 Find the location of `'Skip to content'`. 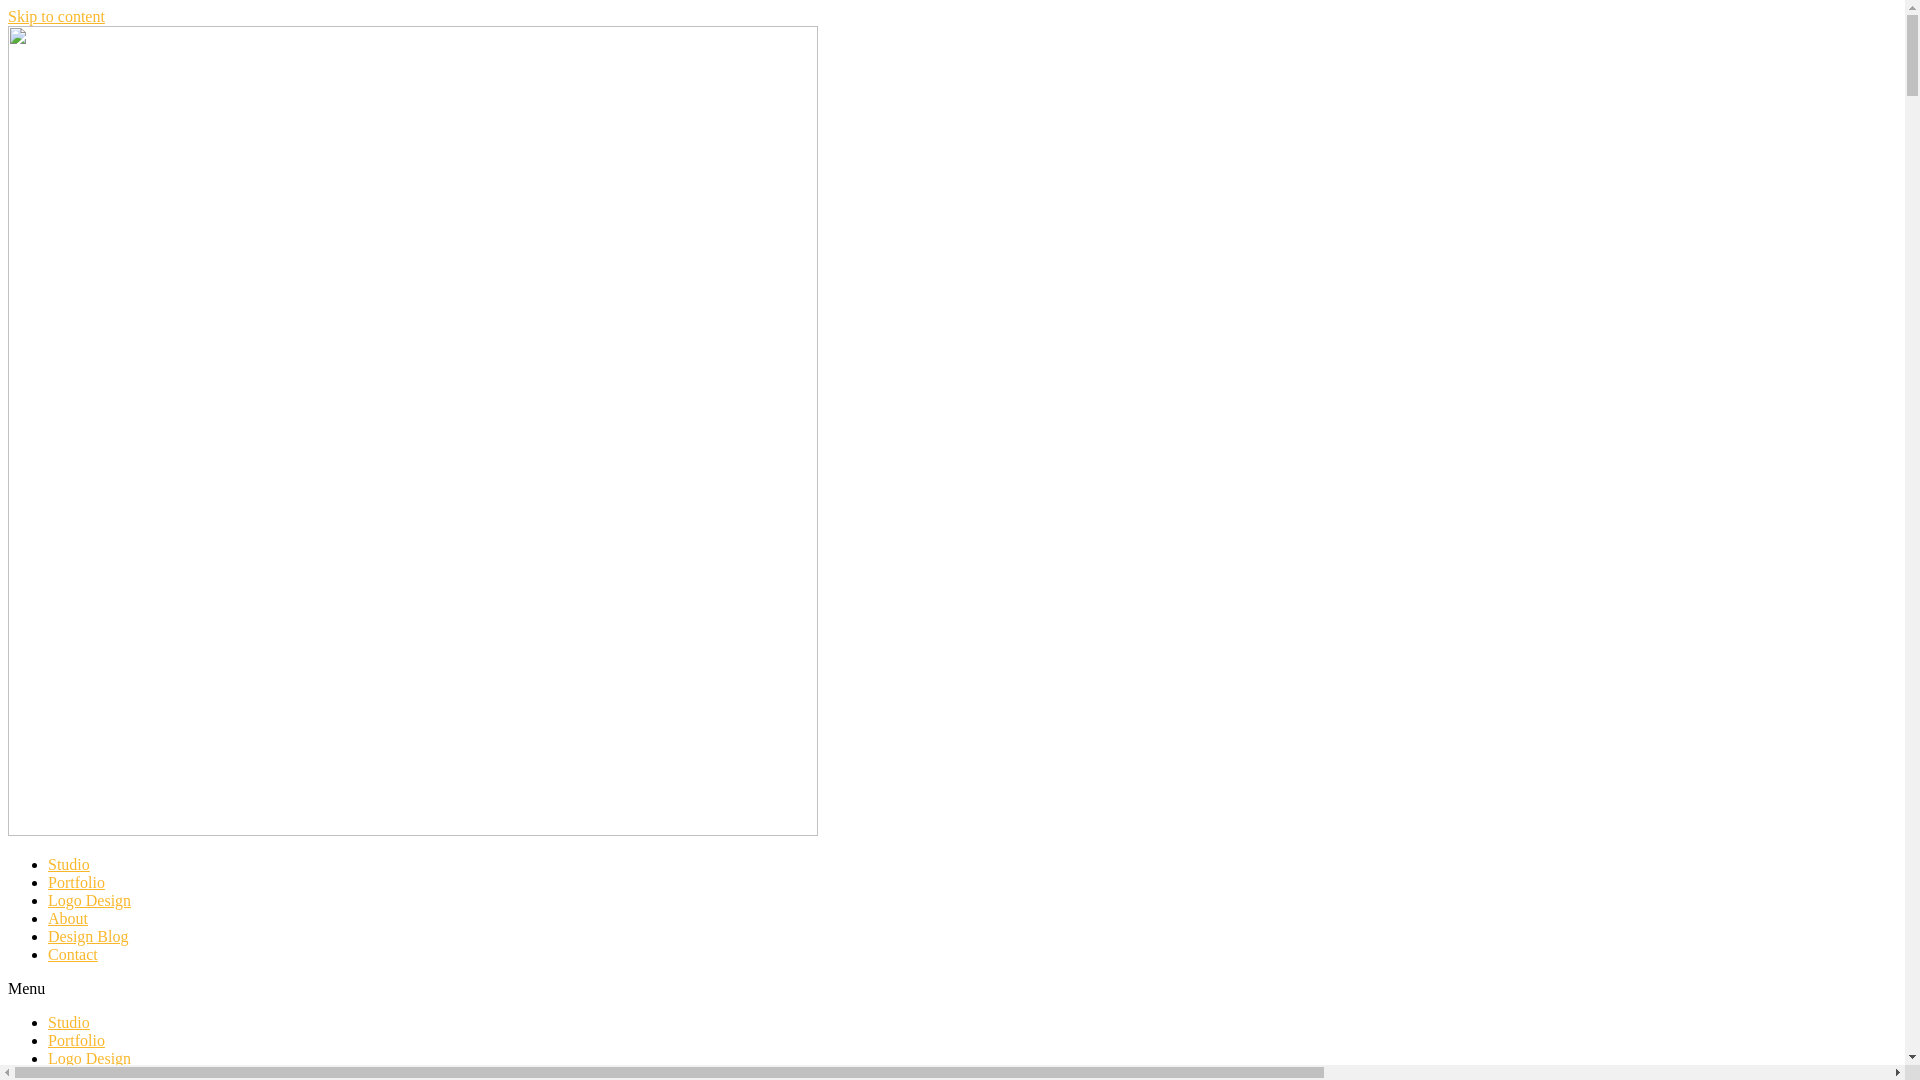

'Skip to content' is located at coordinates (56, 16).